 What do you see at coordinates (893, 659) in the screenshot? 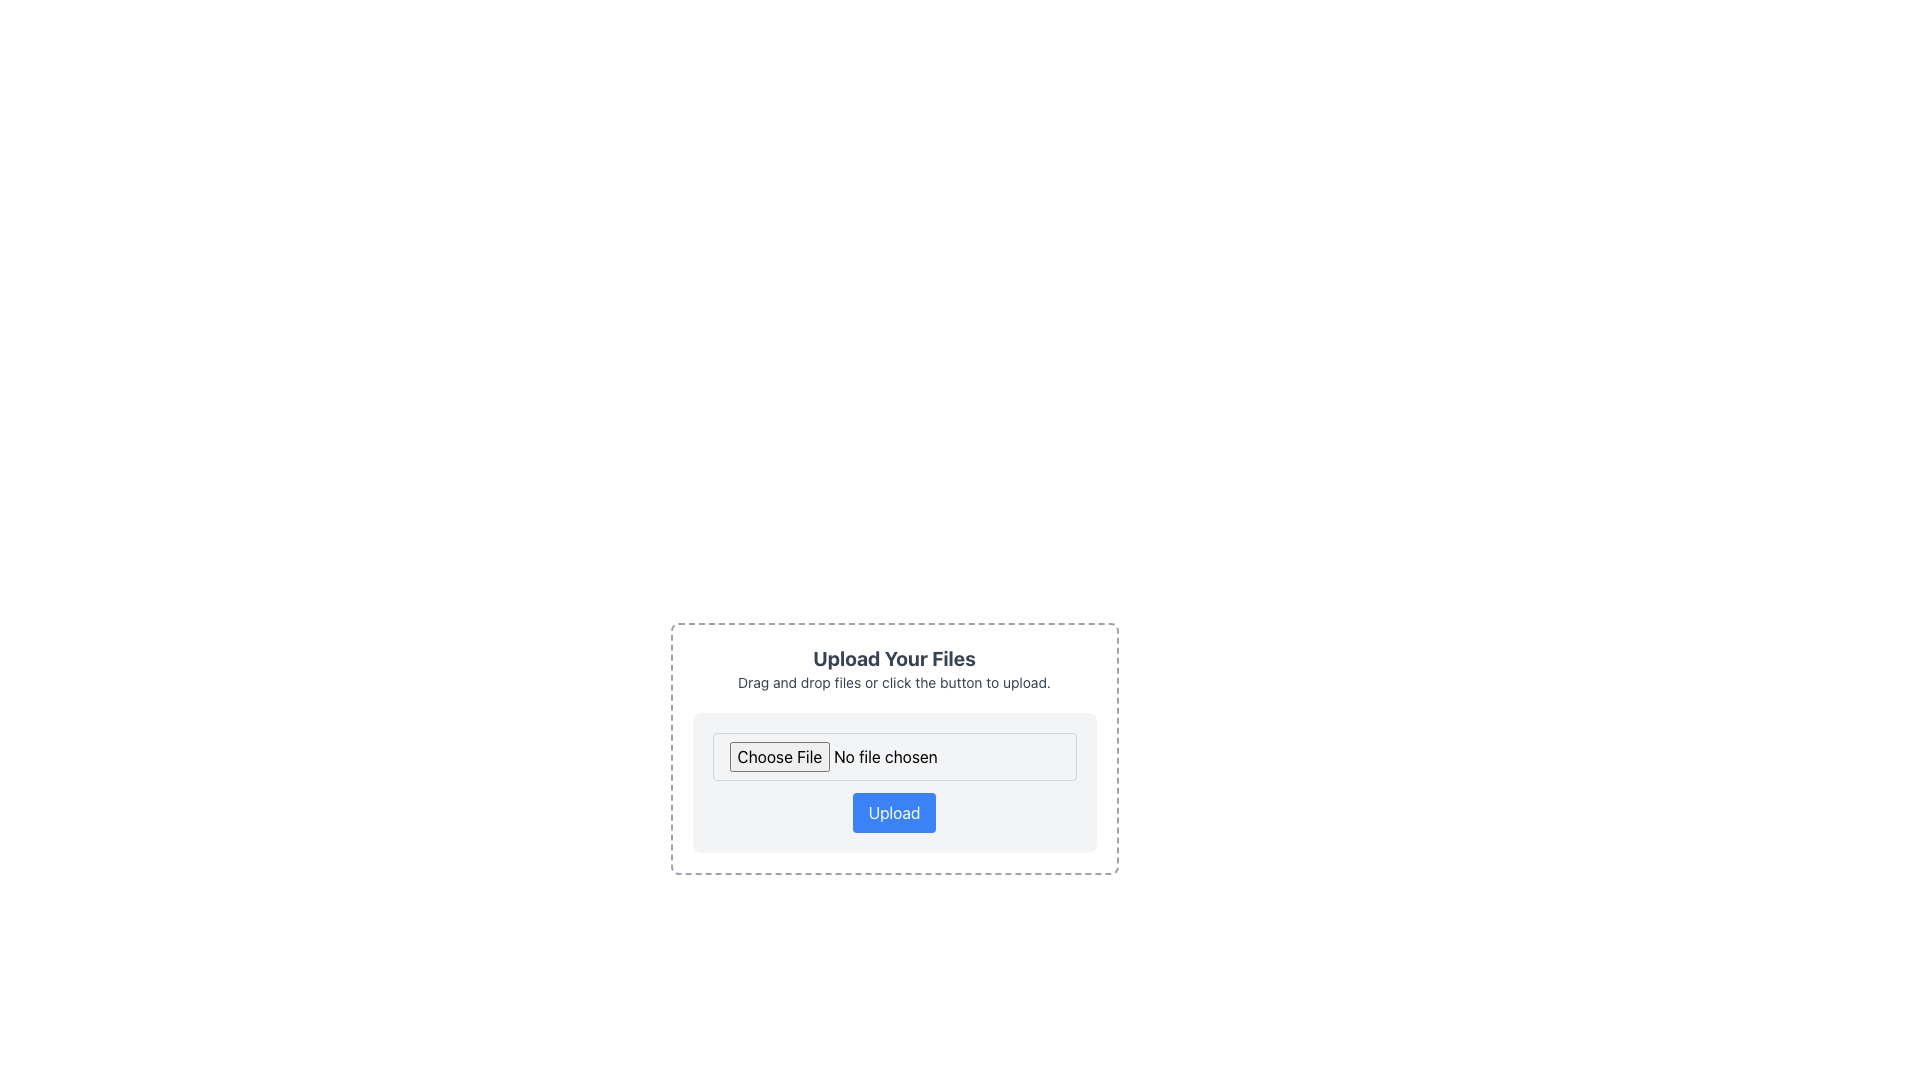
I see `the bold, large-sized text that reads 'Upload Your Files', which is positioned at the top-center of a card-like section` at bounding box center [893, 659].